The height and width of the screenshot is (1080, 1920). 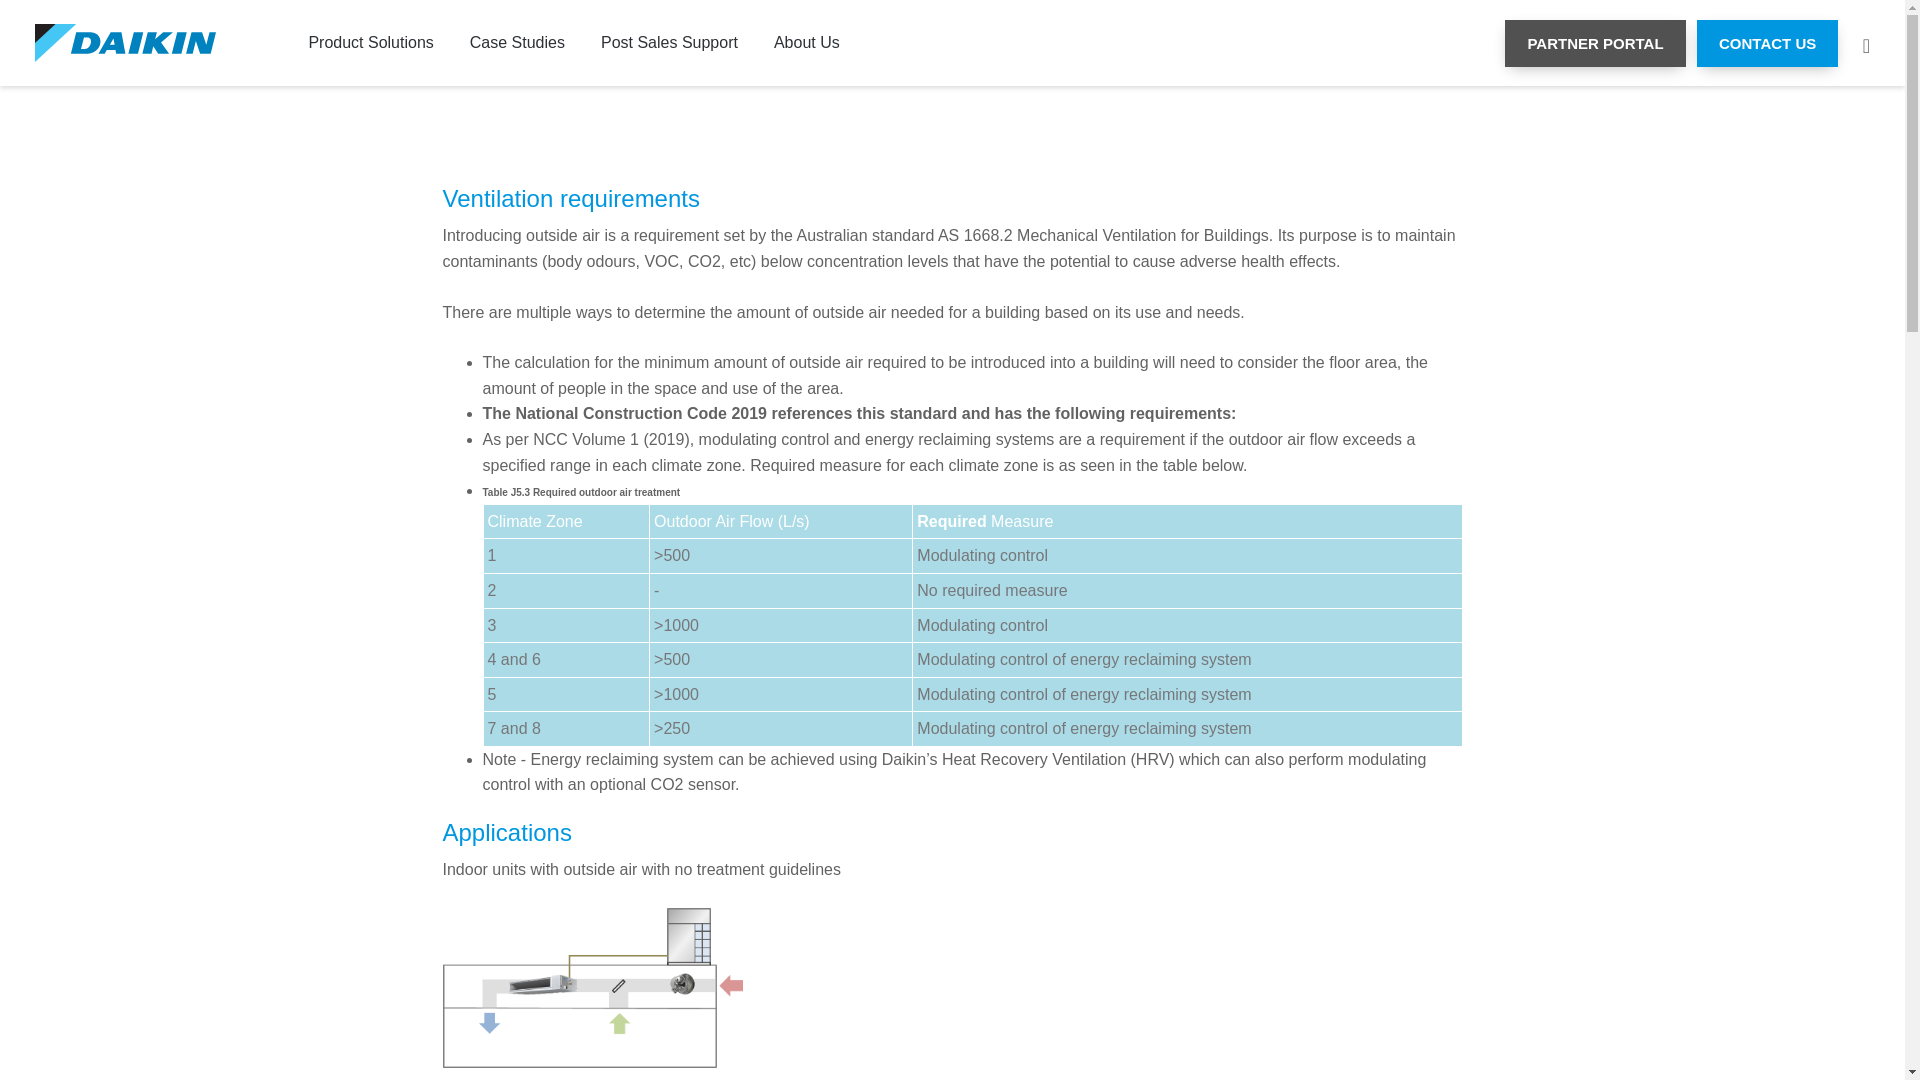 What do you see at coordinates (669, 42) in the screenshot?
I see `'Post Sales Support'` at bounding box center [669, 42].